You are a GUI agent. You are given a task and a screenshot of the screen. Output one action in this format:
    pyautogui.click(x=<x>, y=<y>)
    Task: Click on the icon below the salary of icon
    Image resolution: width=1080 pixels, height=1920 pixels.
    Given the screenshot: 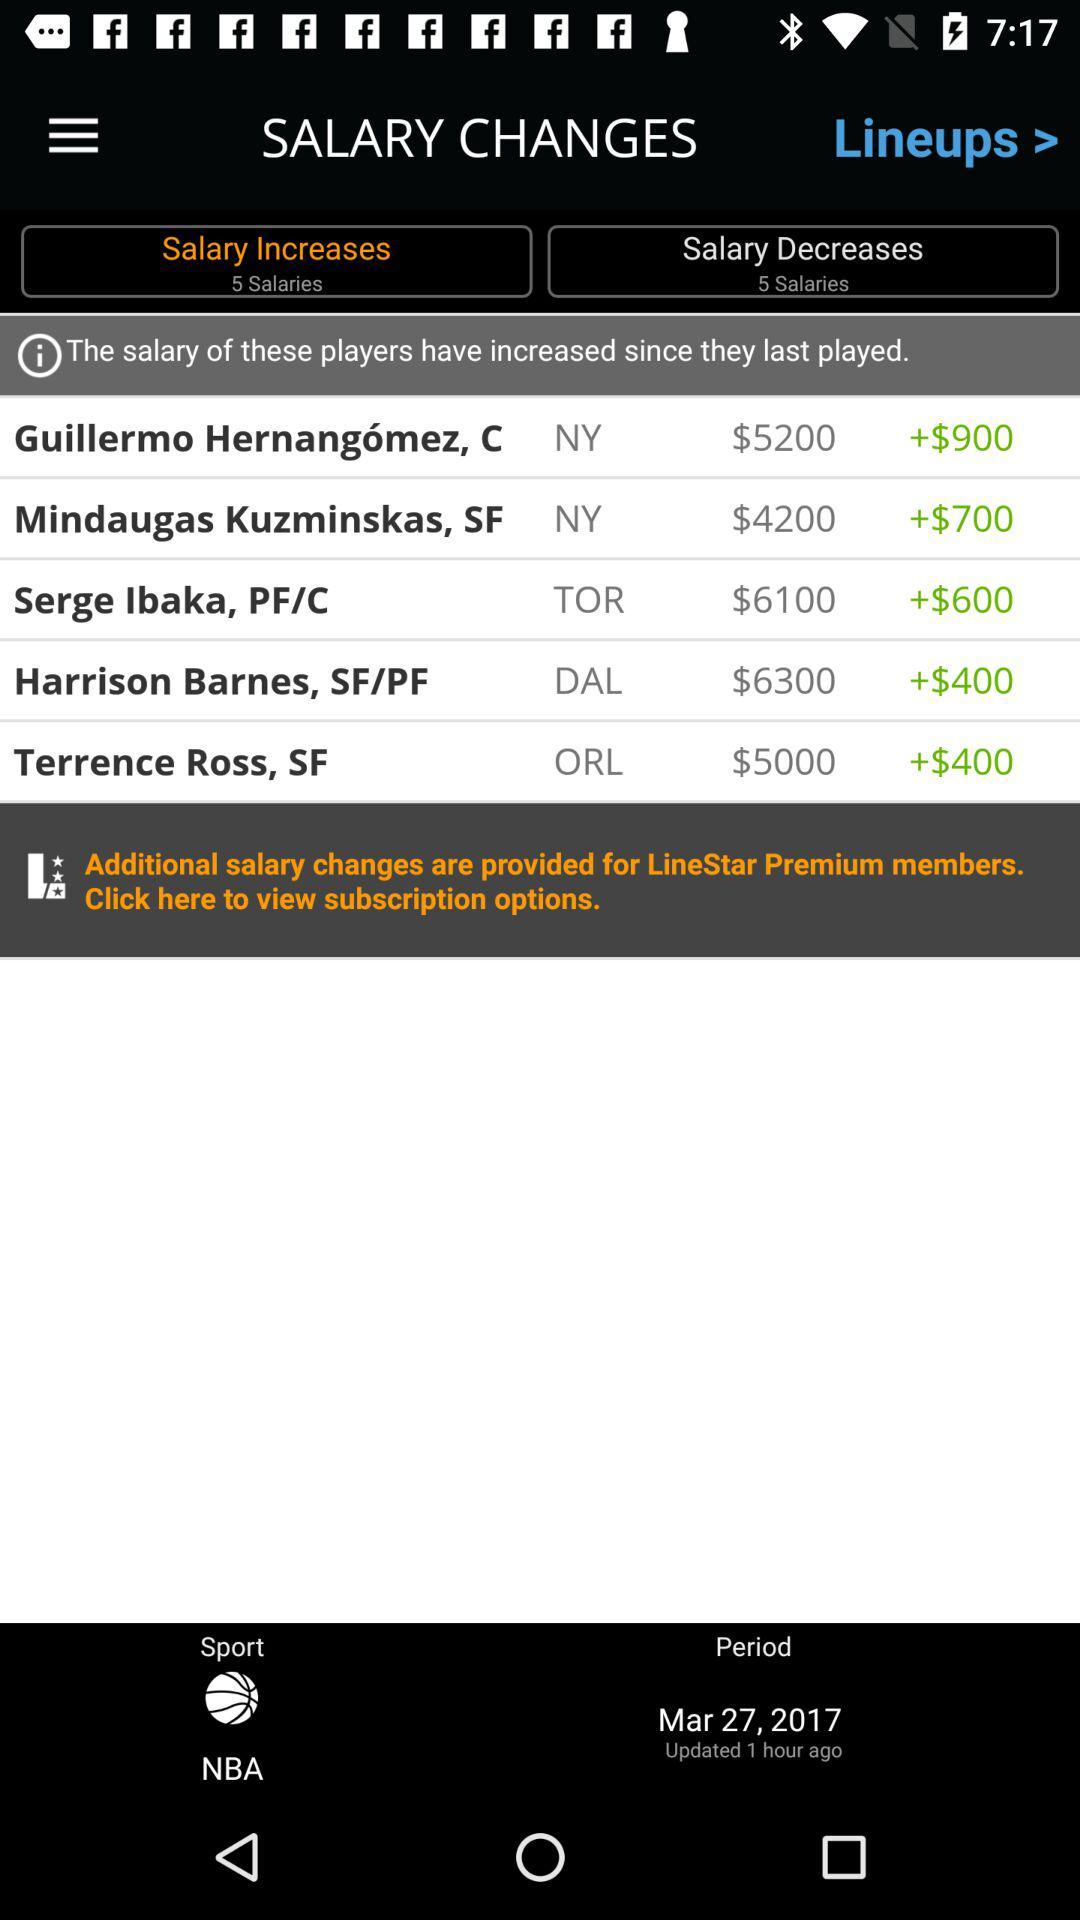 What is the action you would take?
    pyautogui.click(x=808, y=435)
    